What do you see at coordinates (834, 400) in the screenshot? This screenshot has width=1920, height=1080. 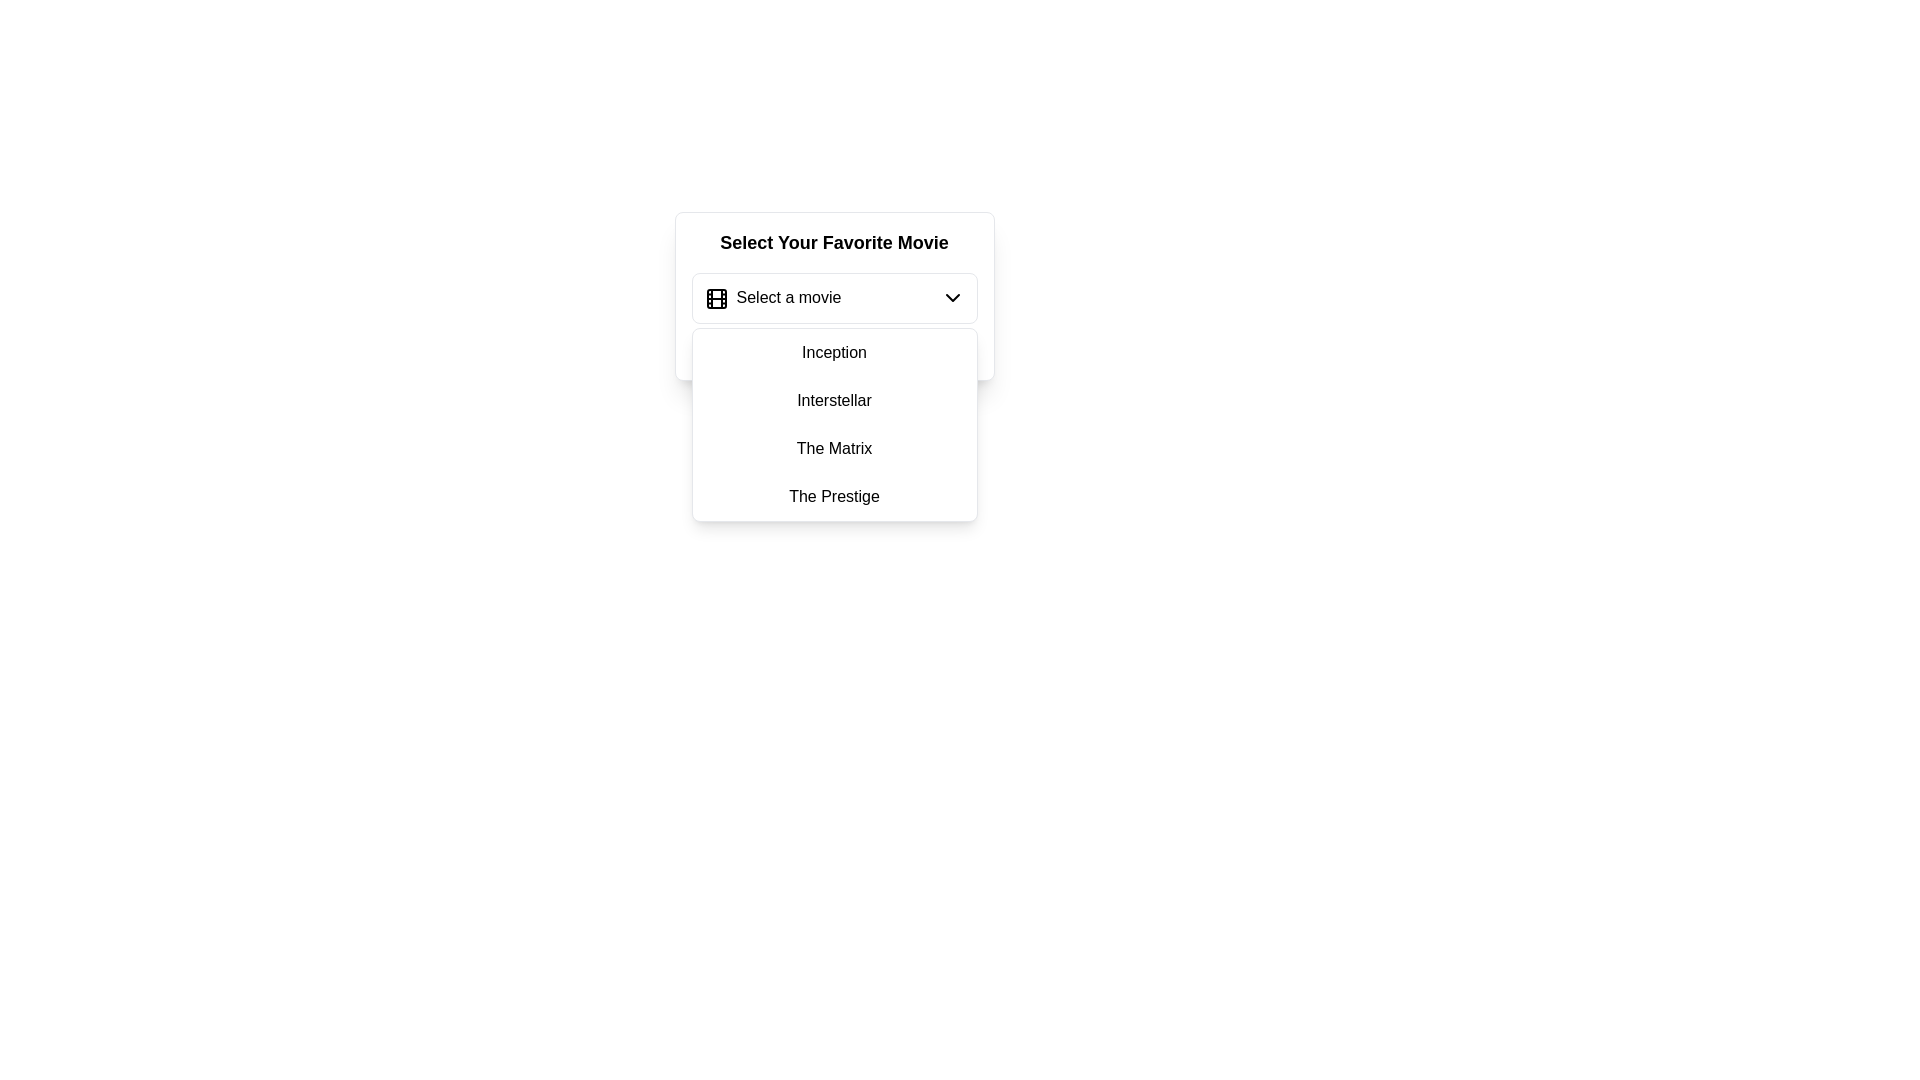 I see `the second item in the dropdown menu` at bounding box center [834, 400].